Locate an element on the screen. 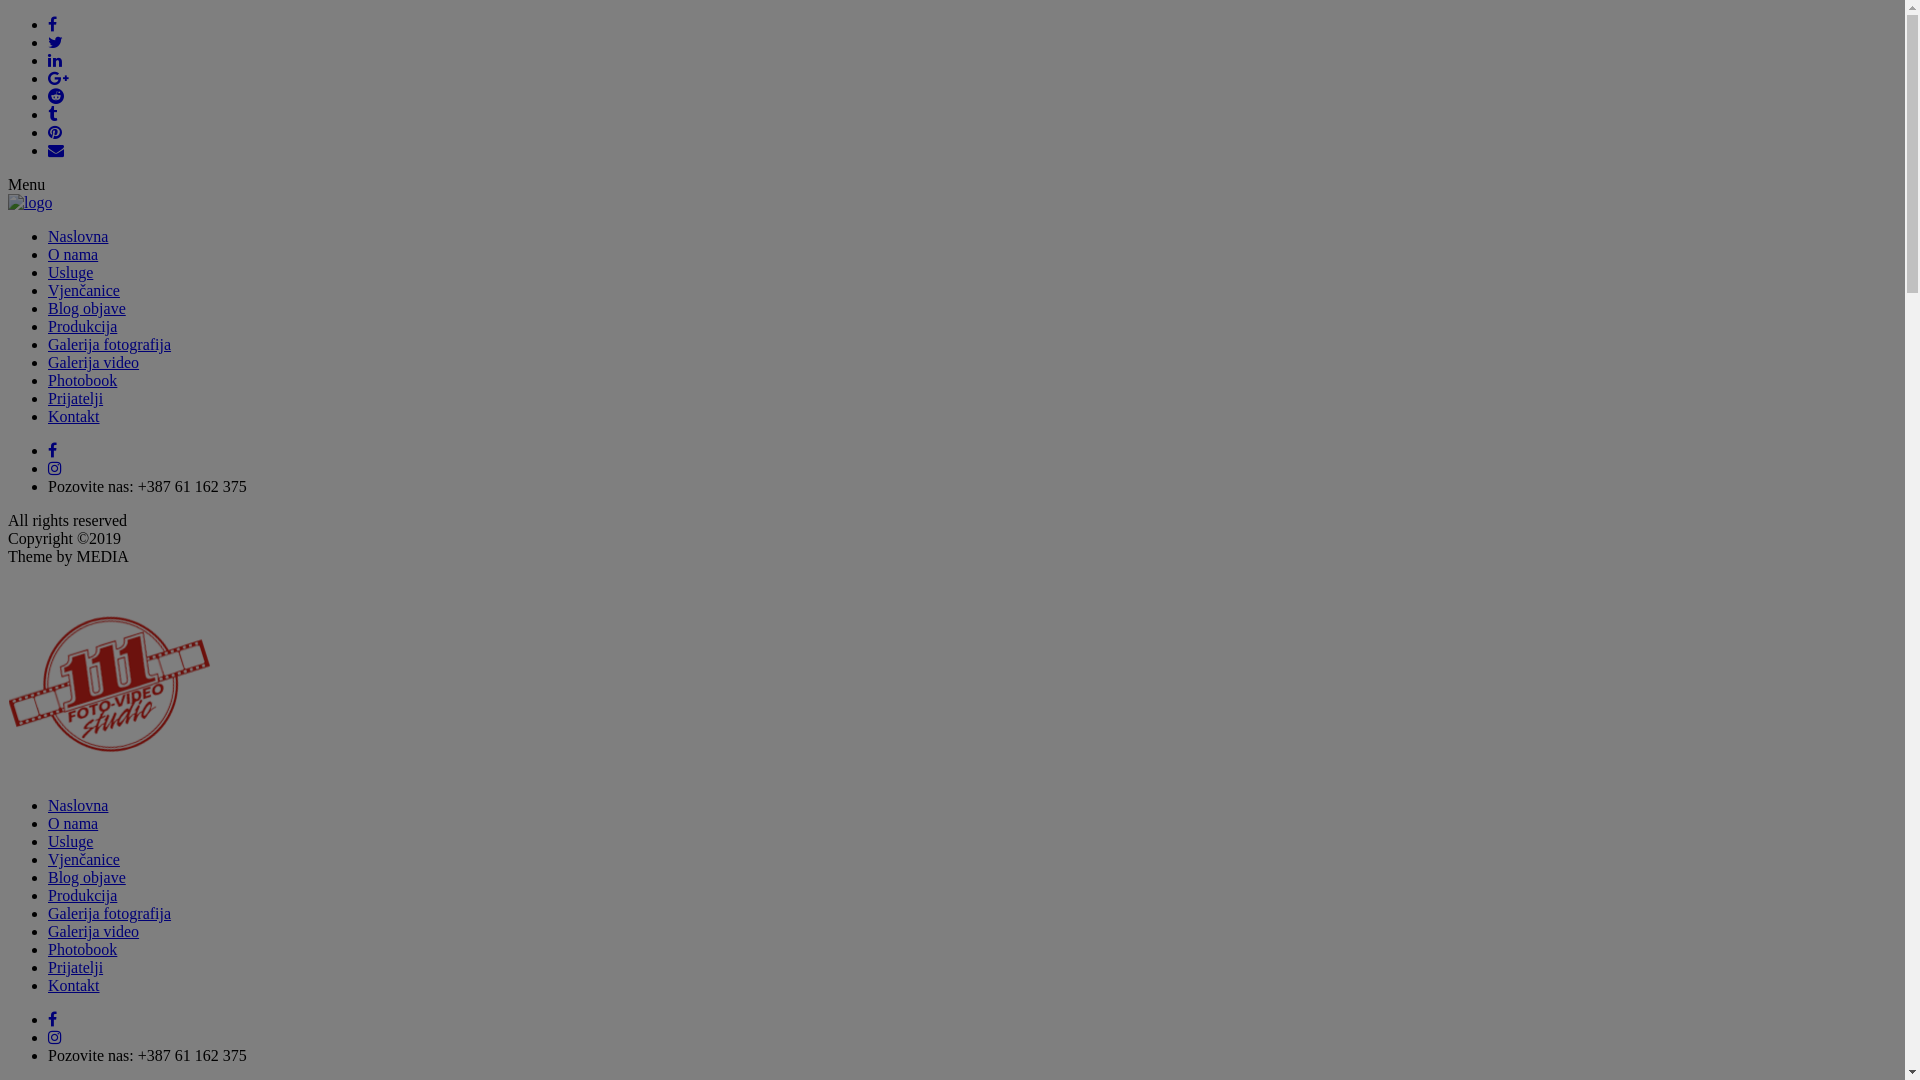 The image size is (1920, 1080). 'Photobook' is located at coordinates (81, 948).